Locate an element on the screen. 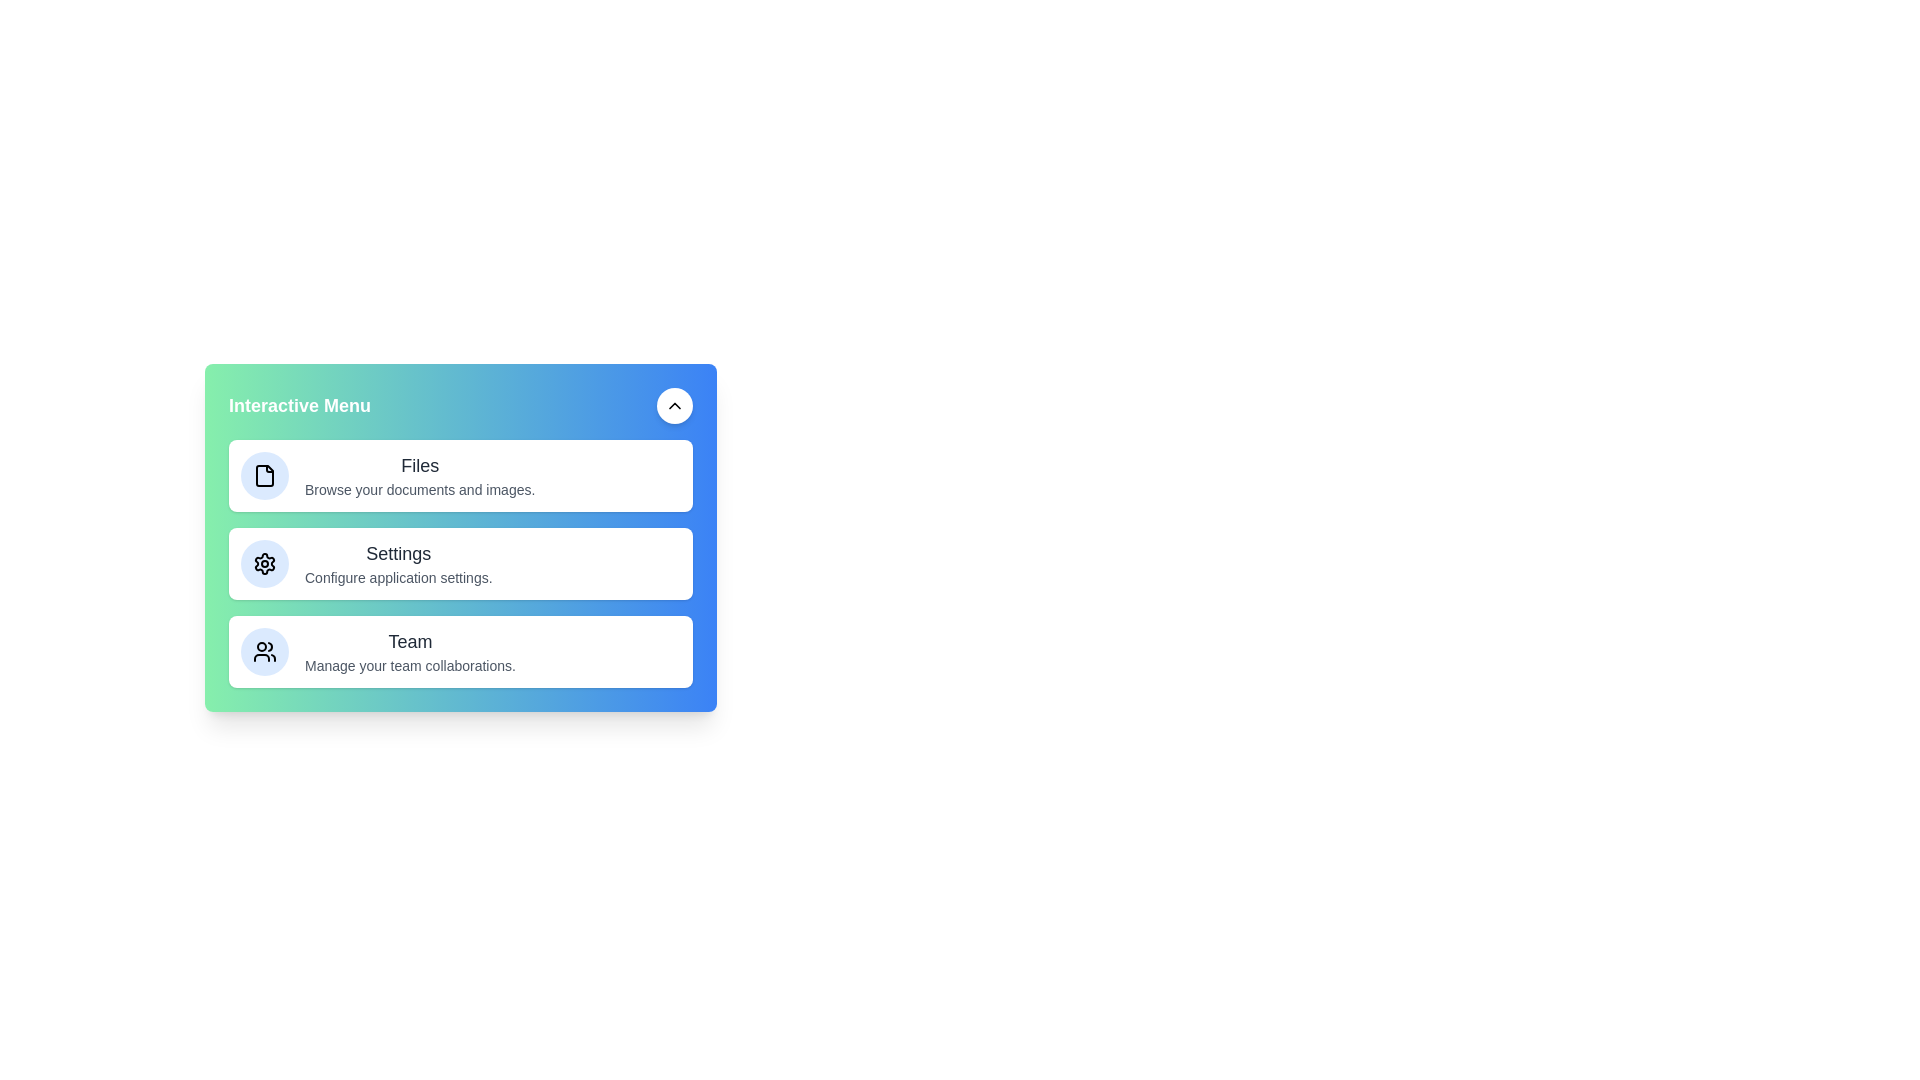 The height and width of the screenshot is (1080, 1920). the 'Team' option in the menu is located at coordinates (408, 651).